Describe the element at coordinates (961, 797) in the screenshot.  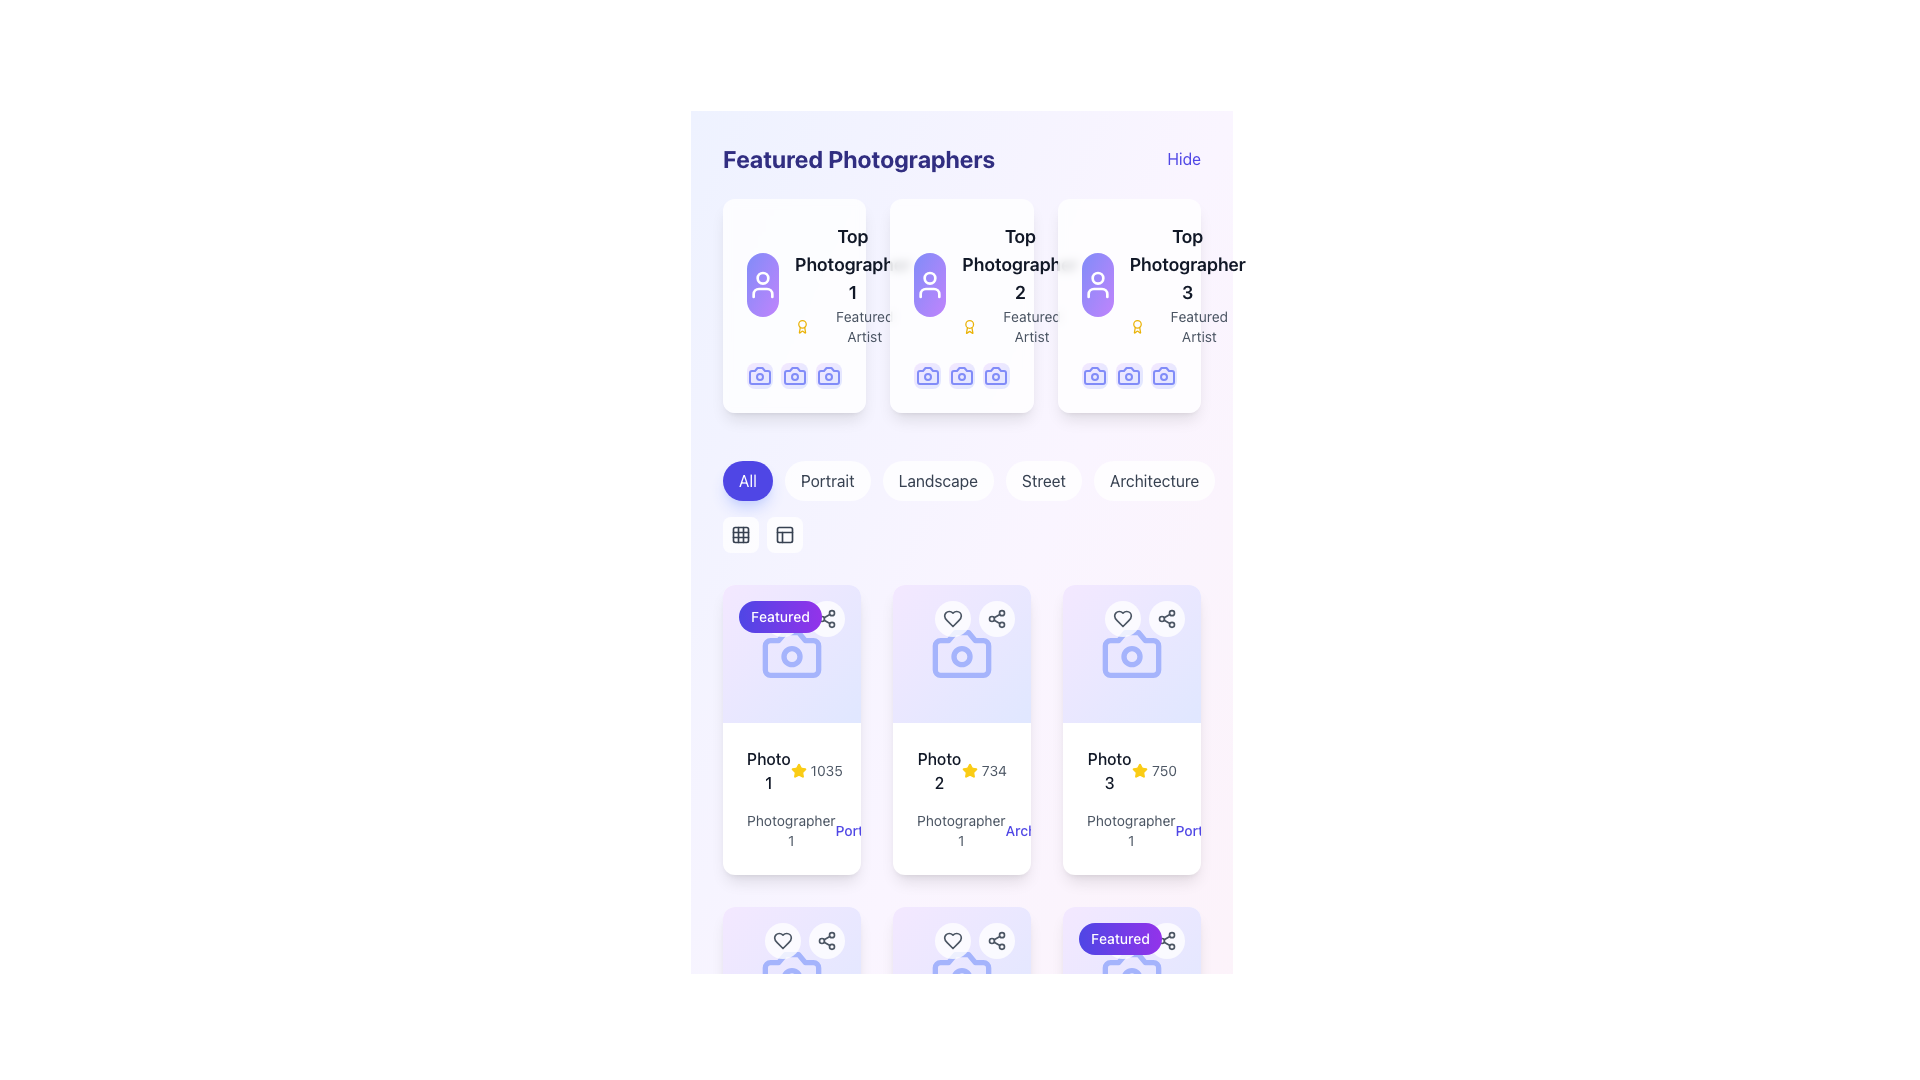
I see `the Informational card component displaying 'Photo 2', rated '734', by 'Photographer 1', in the category 'Architecture'` at that location.